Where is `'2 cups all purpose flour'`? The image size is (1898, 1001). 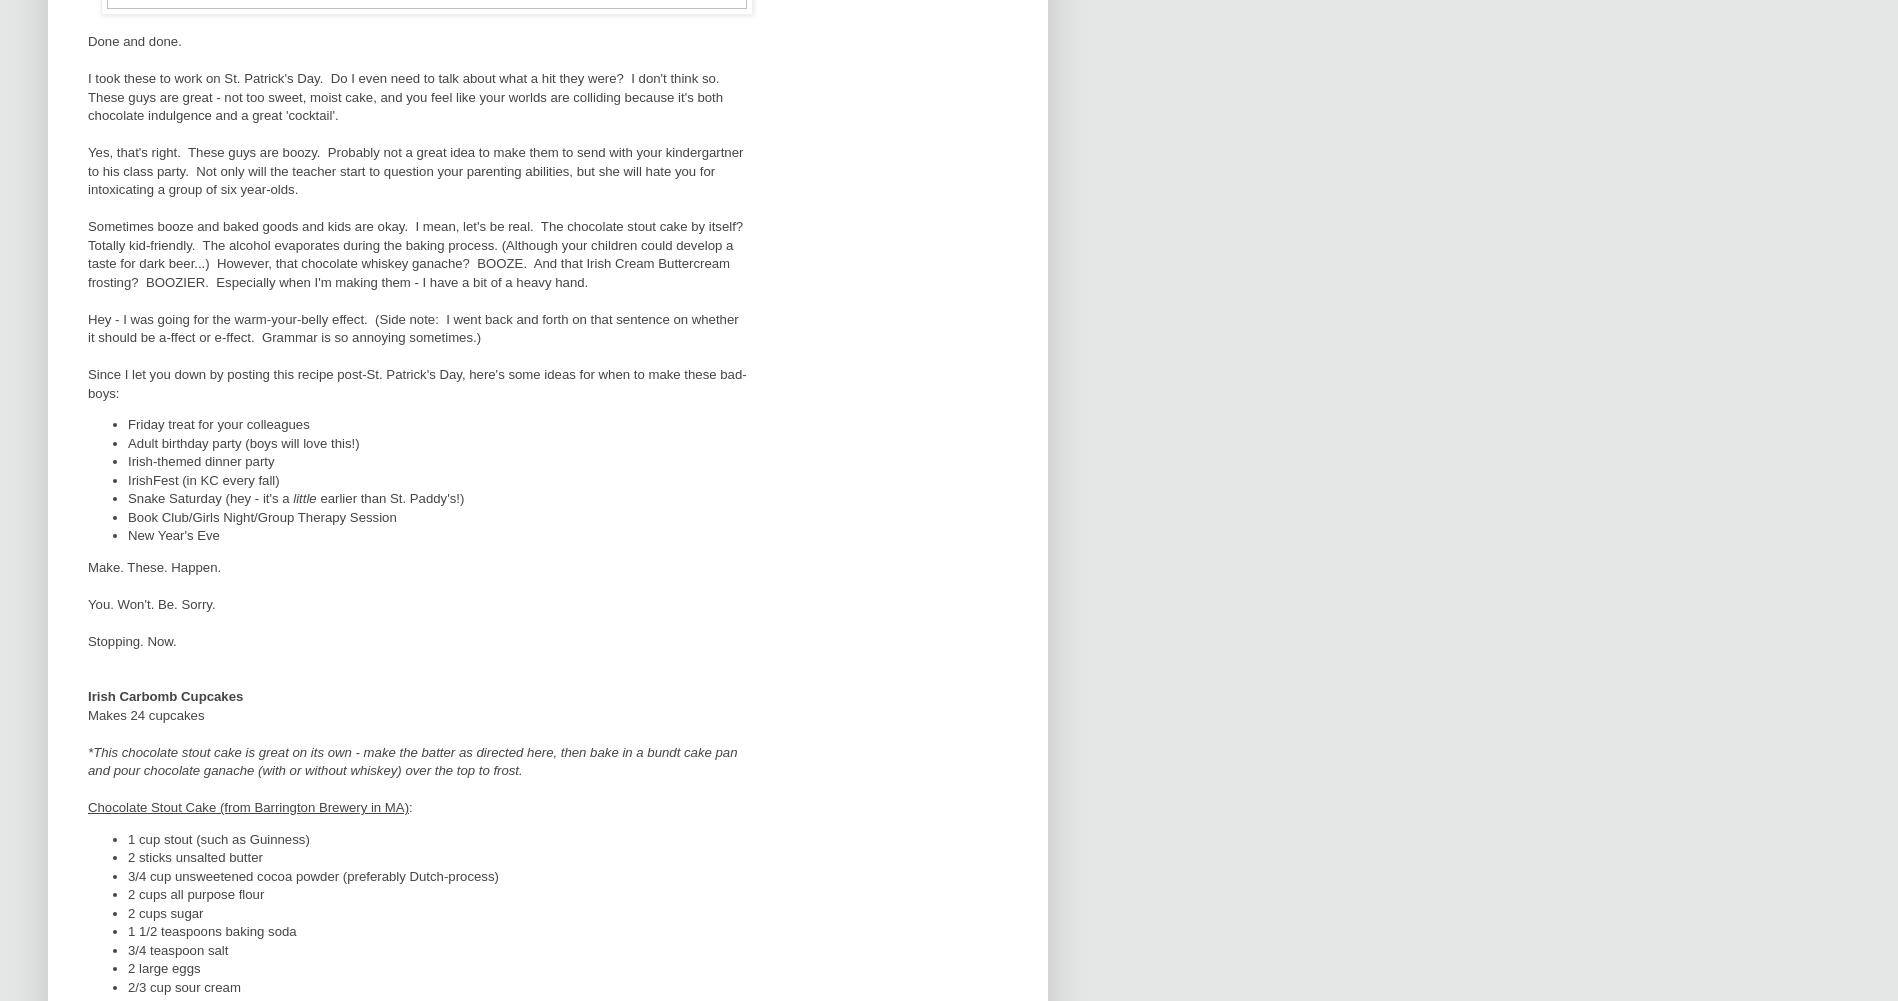
'2 cups all purpose flour' is located at coordinates (195, 894).